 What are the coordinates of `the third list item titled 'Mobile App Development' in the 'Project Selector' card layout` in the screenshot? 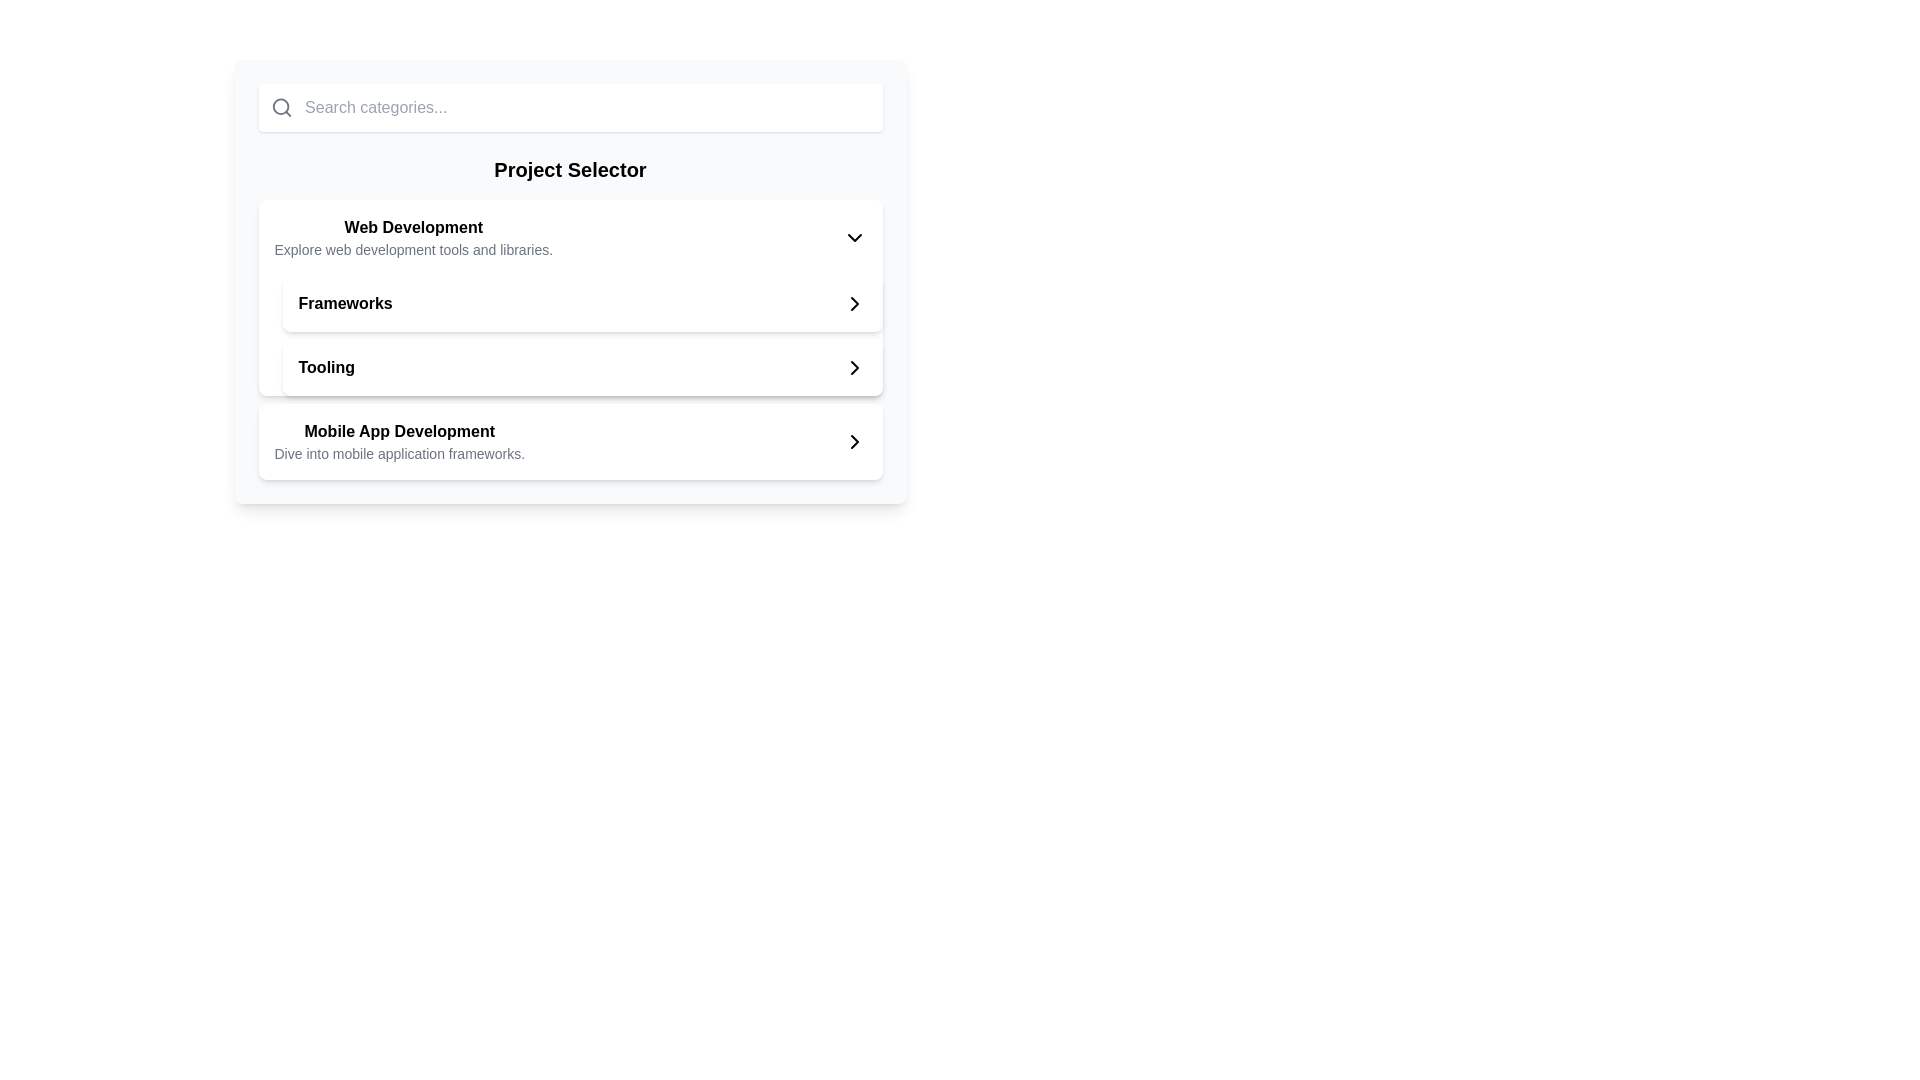 It's located at (399, 441).